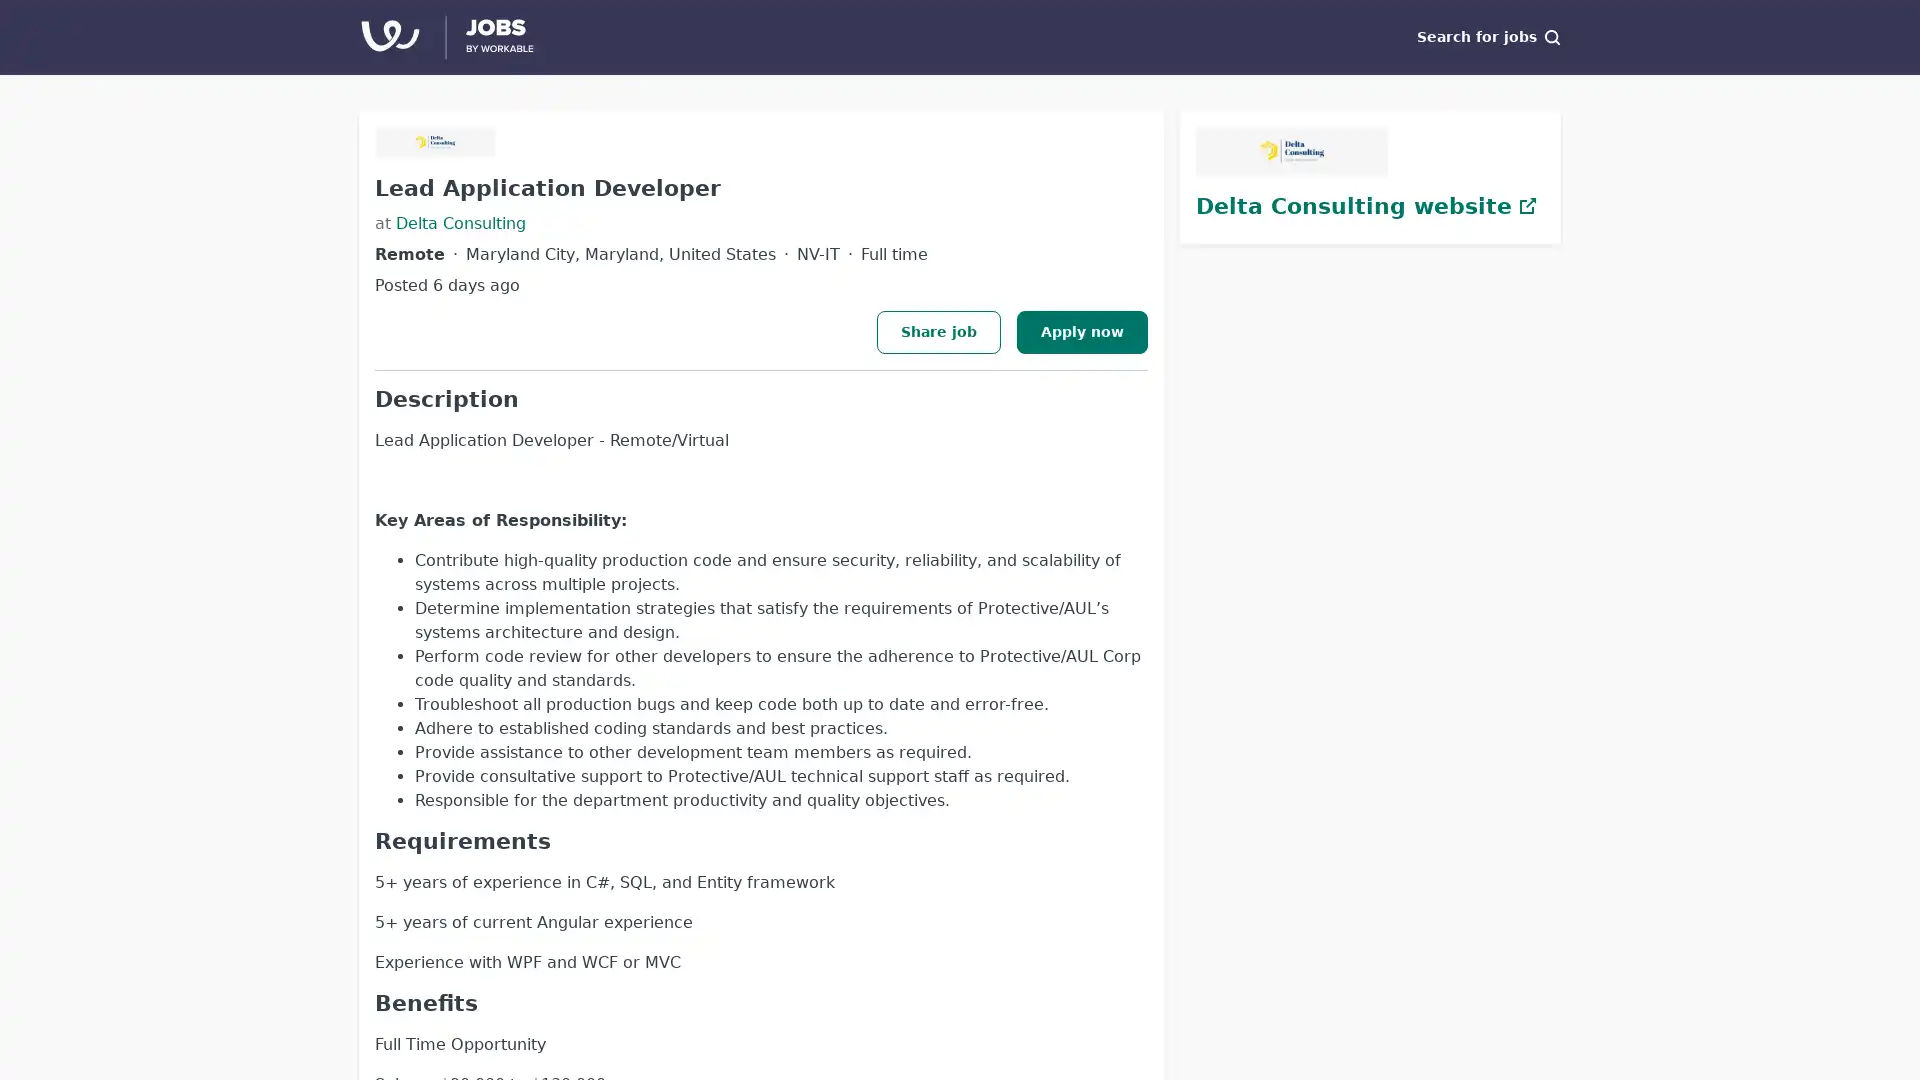 This screenshot has width=1920, height=1080. What do you see at coordinates (938, 330) in the screenshot?
I see `Share job` at bounding box center [938, 330].